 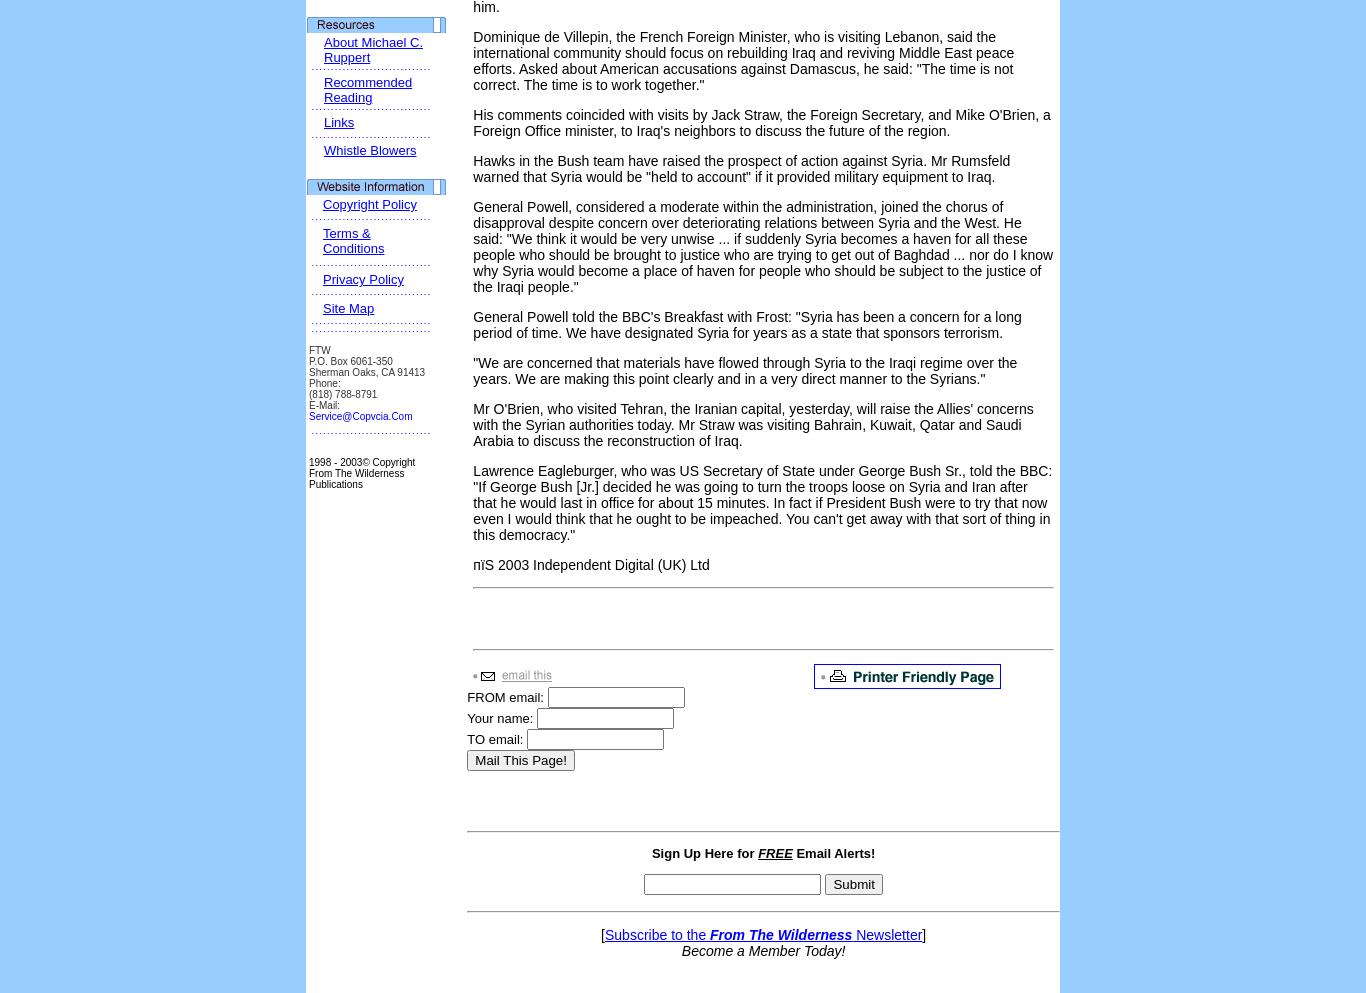 I want to click on 'Terms & Conditions', so click(x=323, y=239).